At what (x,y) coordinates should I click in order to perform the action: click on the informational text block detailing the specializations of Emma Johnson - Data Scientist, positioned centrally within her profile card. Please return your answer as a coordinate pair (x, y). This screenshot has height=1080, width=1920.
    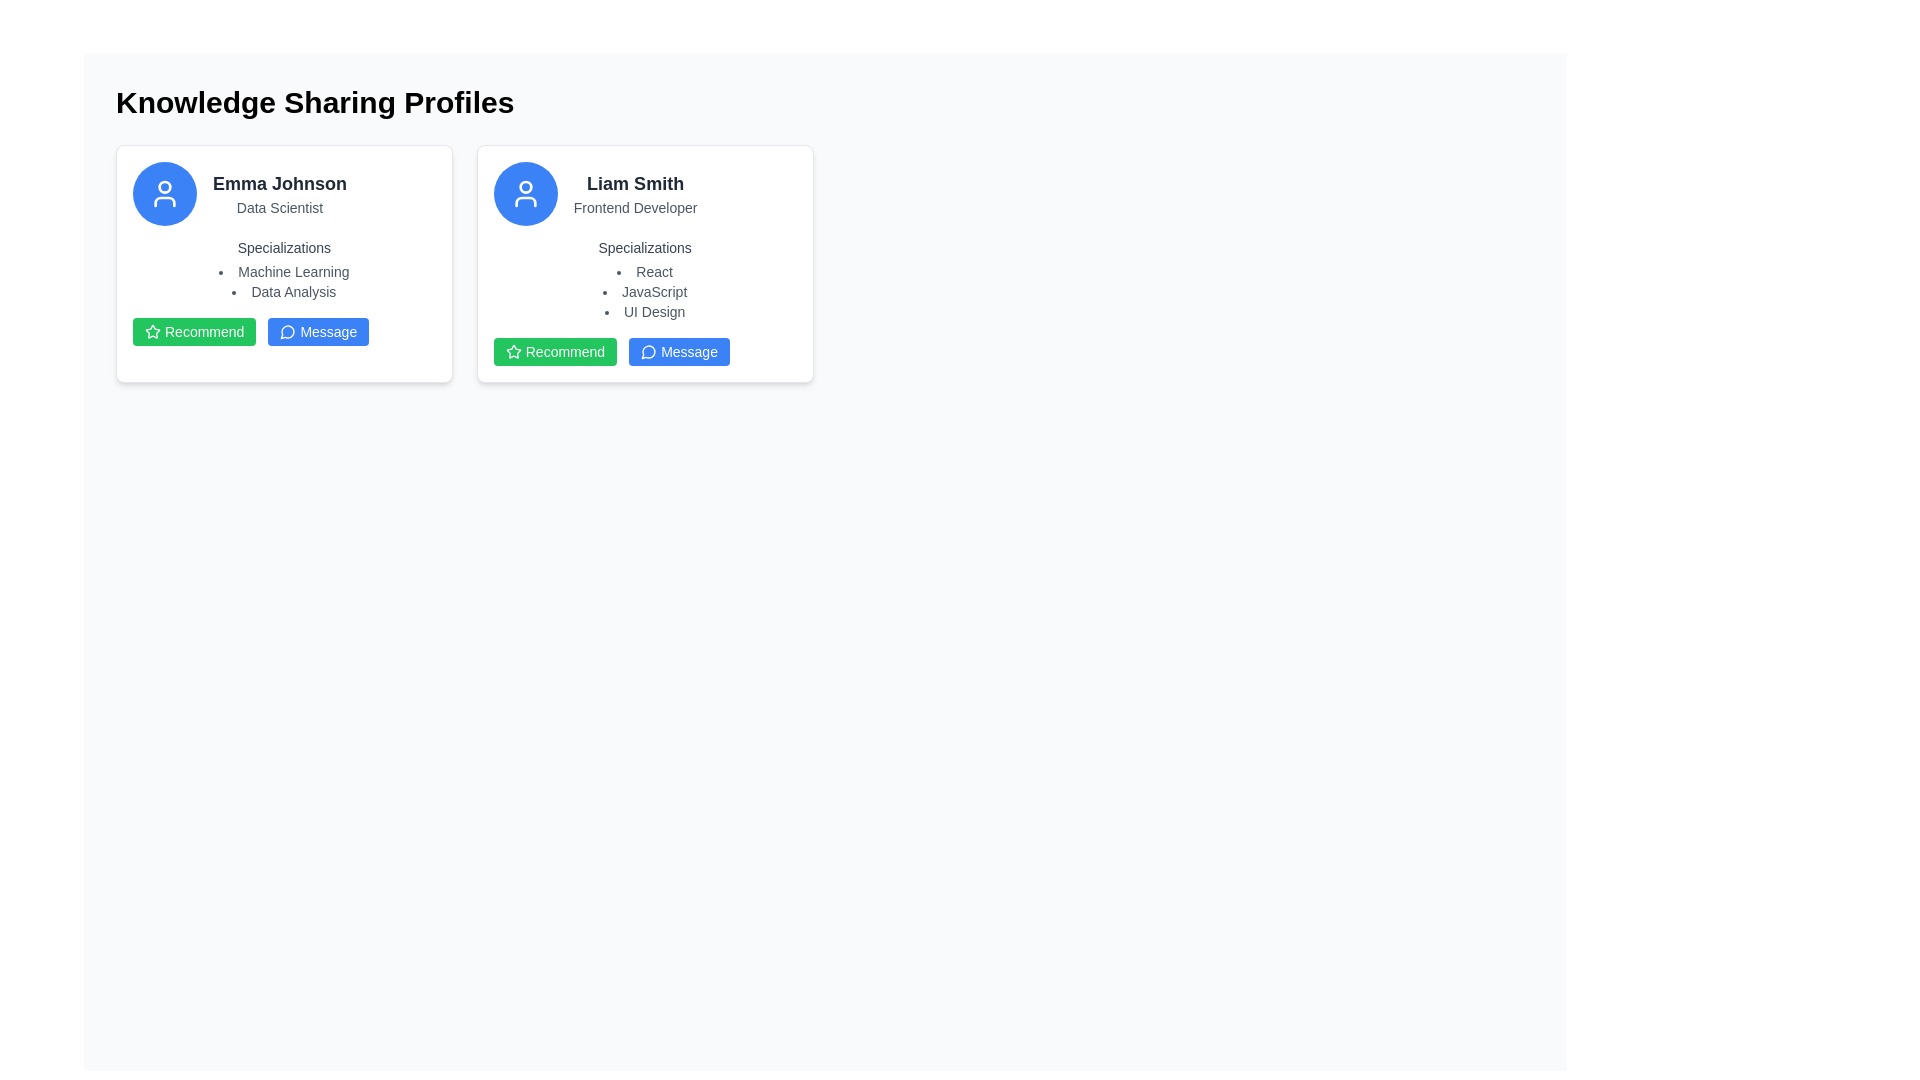
    Looking at the image, I should click on (283, 270).